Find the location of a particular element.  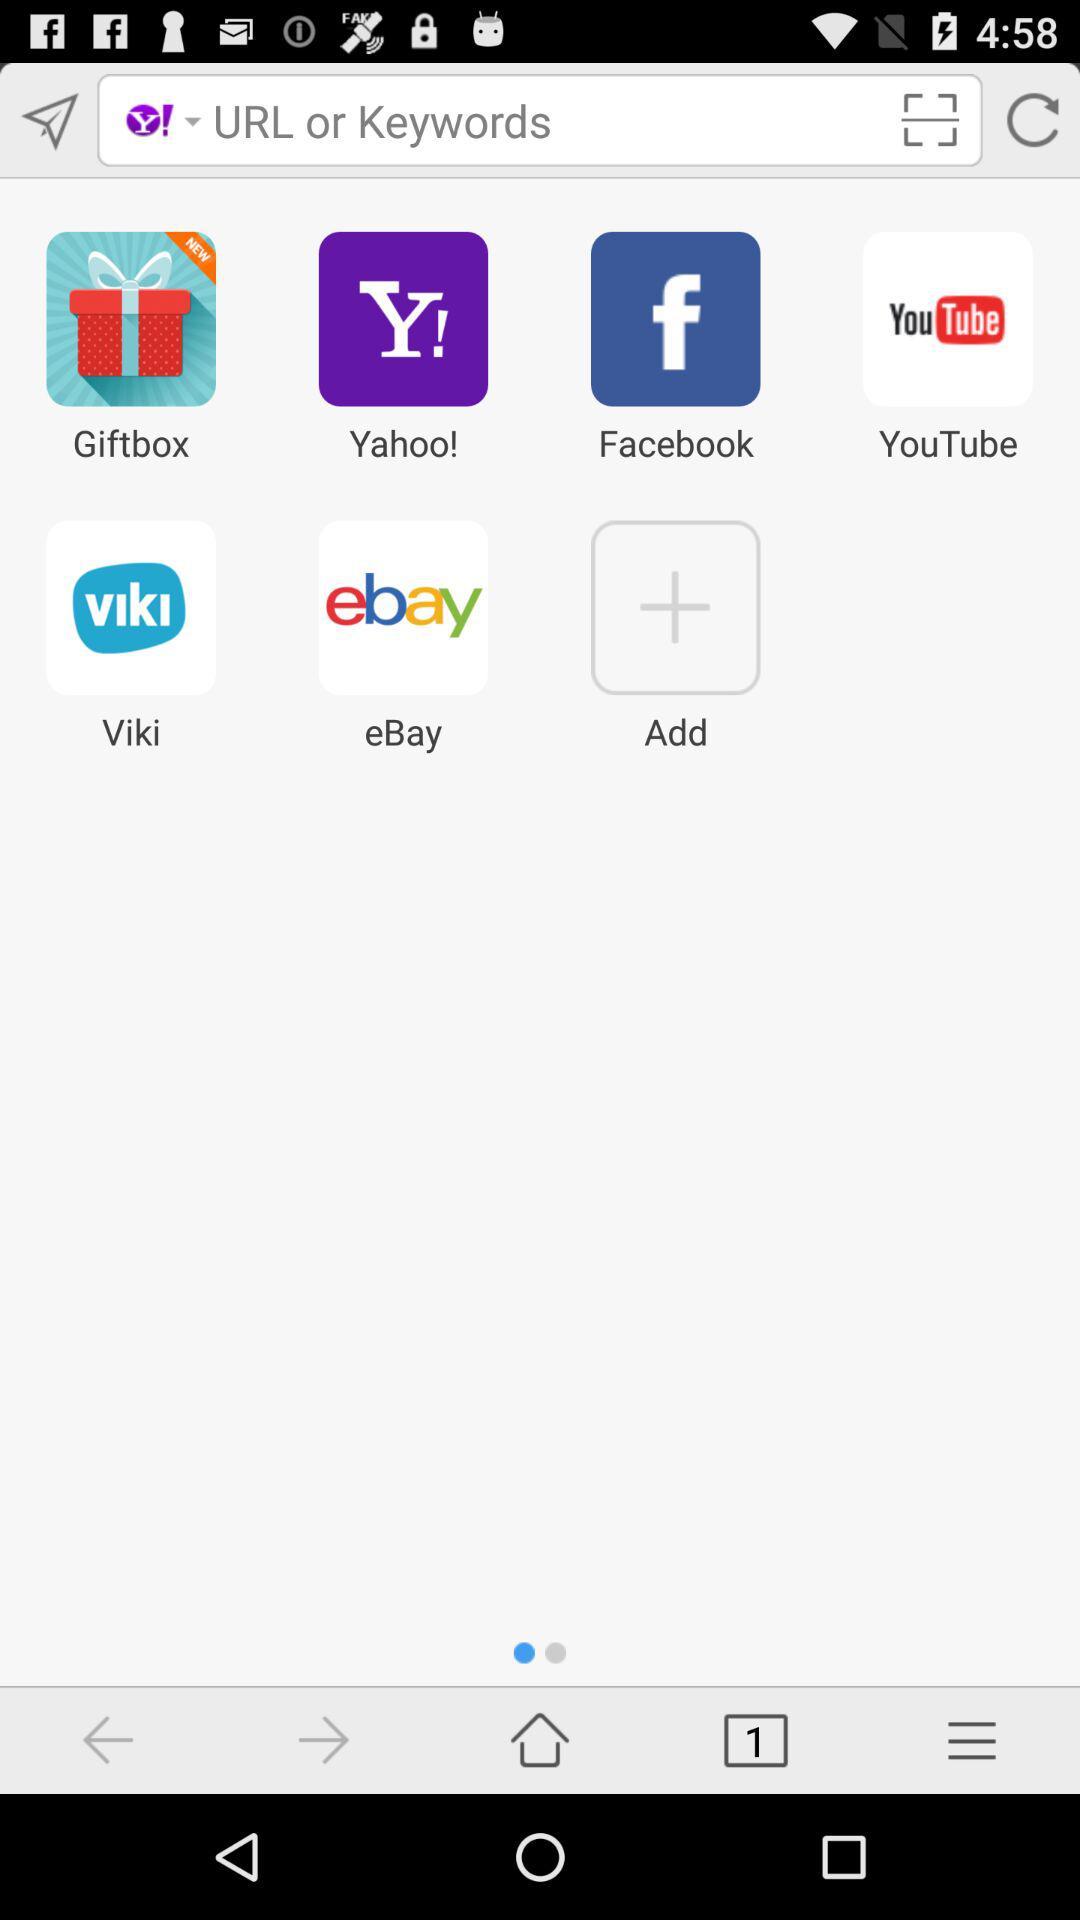

the facebook icon is located at coordinates (675, 359).